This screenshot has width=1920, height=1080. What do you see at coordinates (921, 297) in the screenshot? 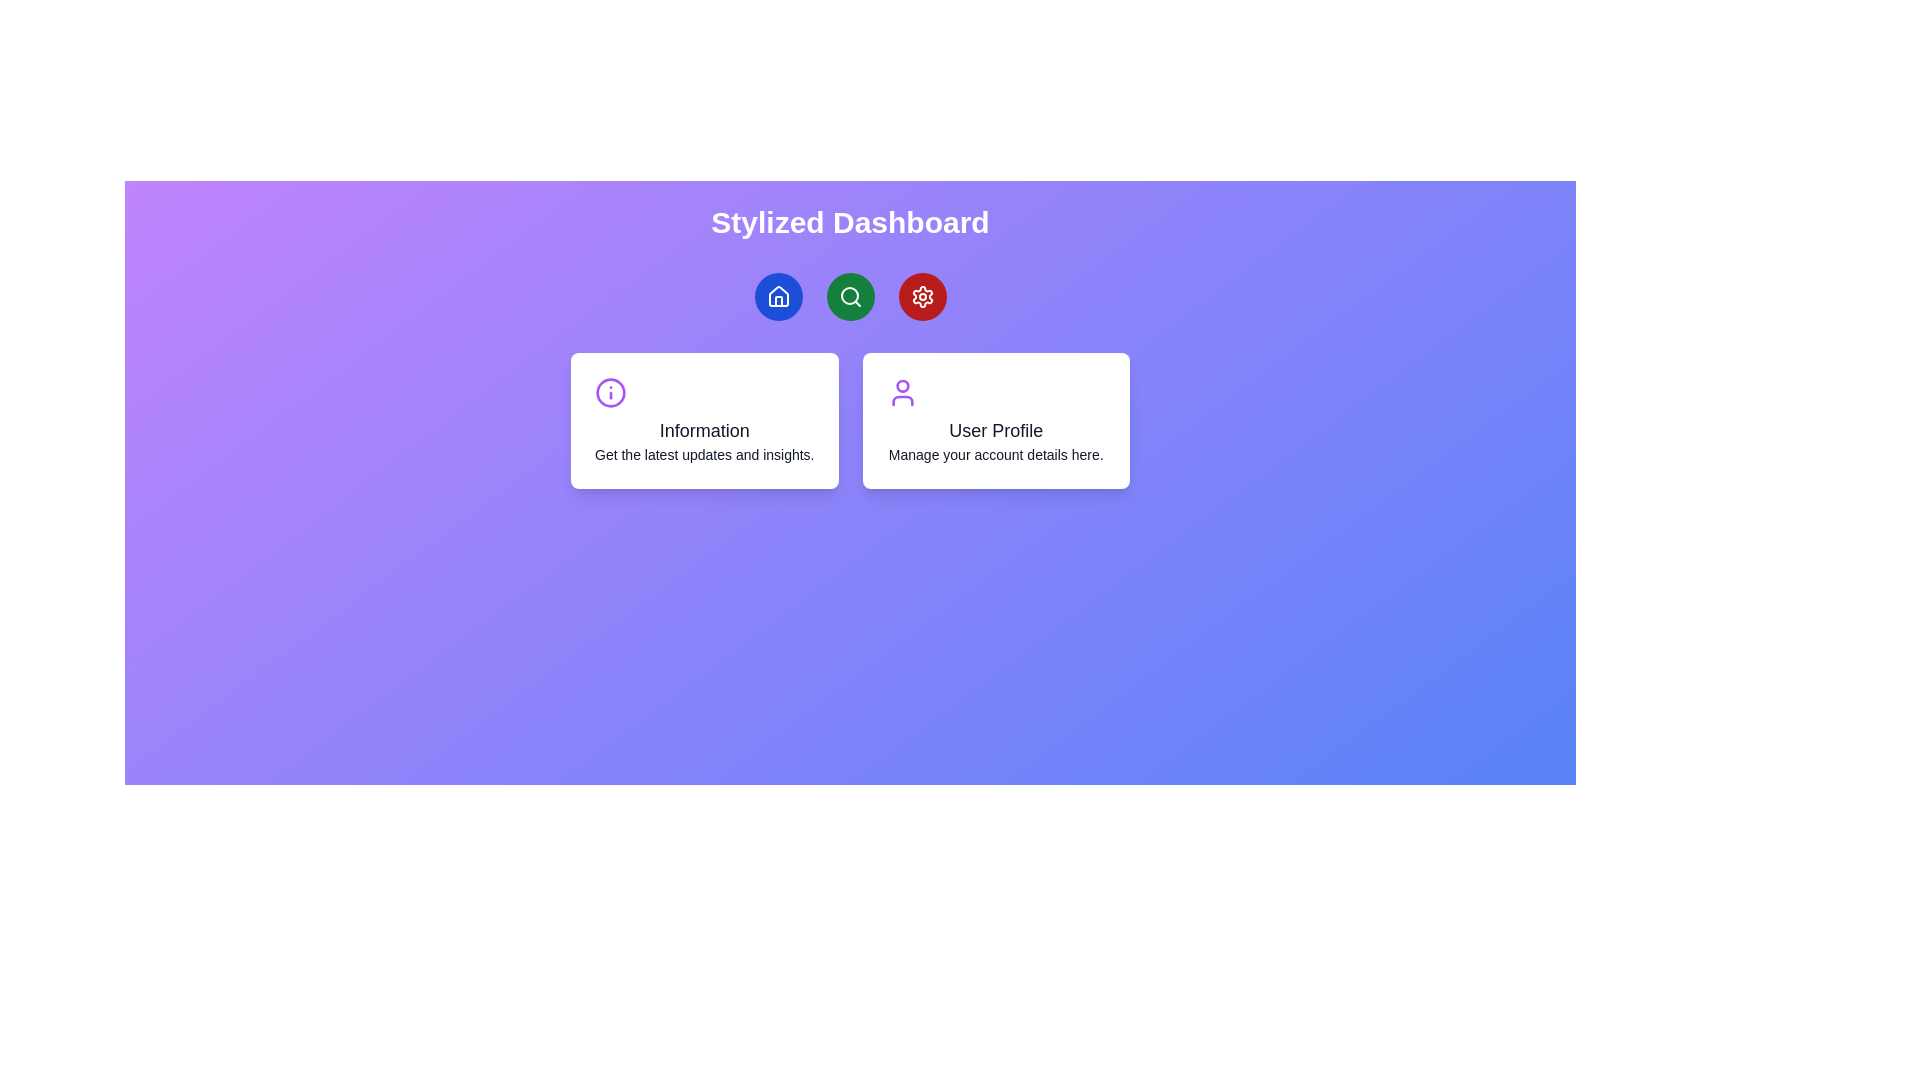
I see `the circular red button with a white gear symbol` at bounding box center [921, 297].